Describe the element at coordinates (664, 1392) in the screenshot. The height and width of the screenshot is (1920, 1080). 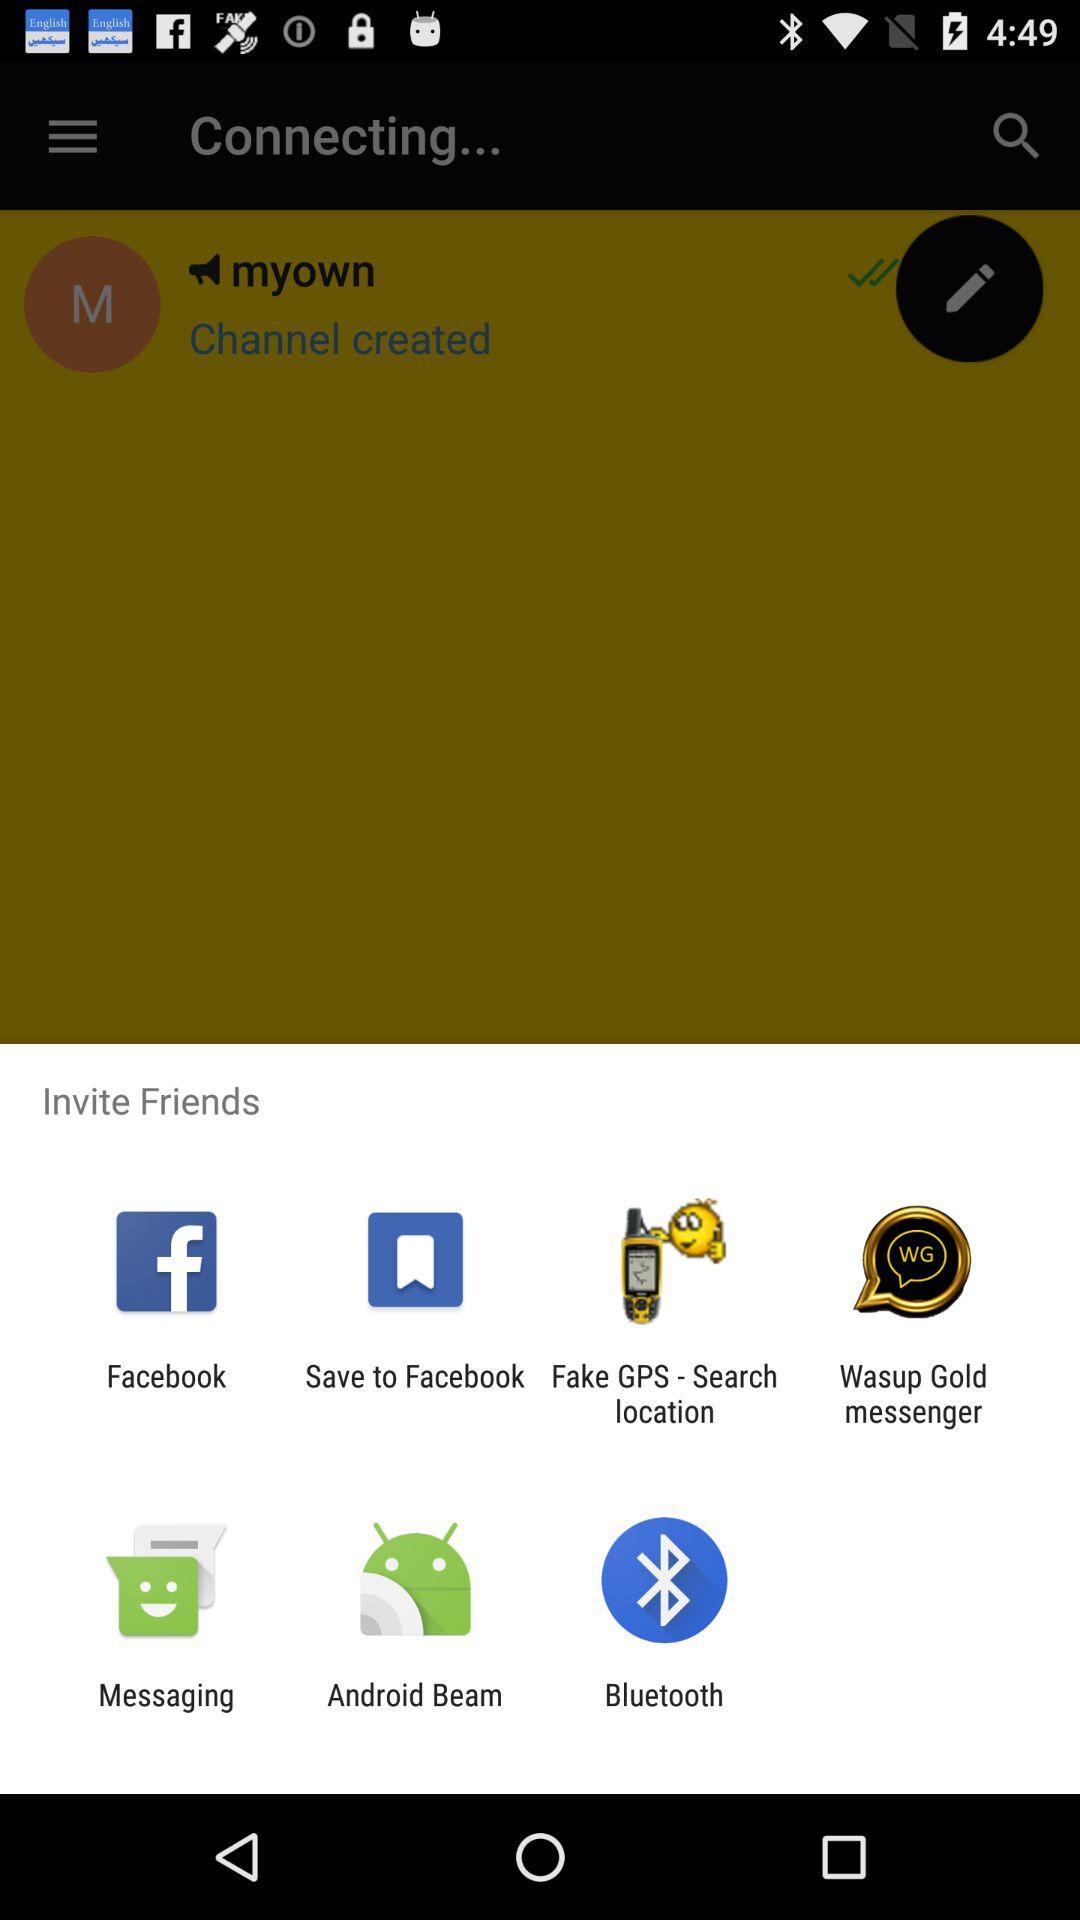
I see `fake gps search app` at that location.